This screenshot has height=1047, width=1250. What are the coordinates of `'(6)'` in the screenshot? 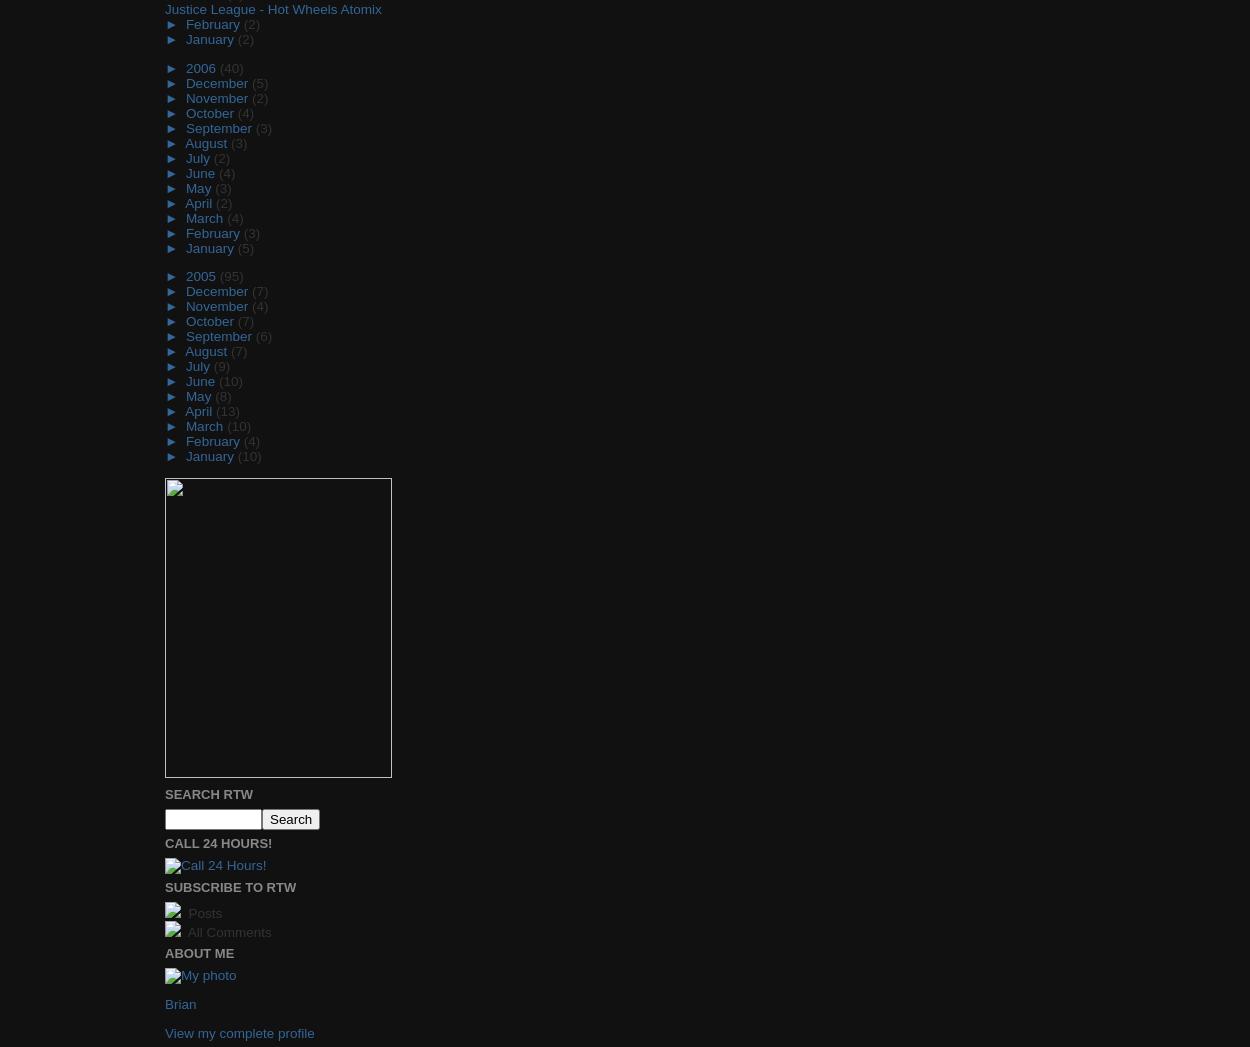 It's located at (263, 336).